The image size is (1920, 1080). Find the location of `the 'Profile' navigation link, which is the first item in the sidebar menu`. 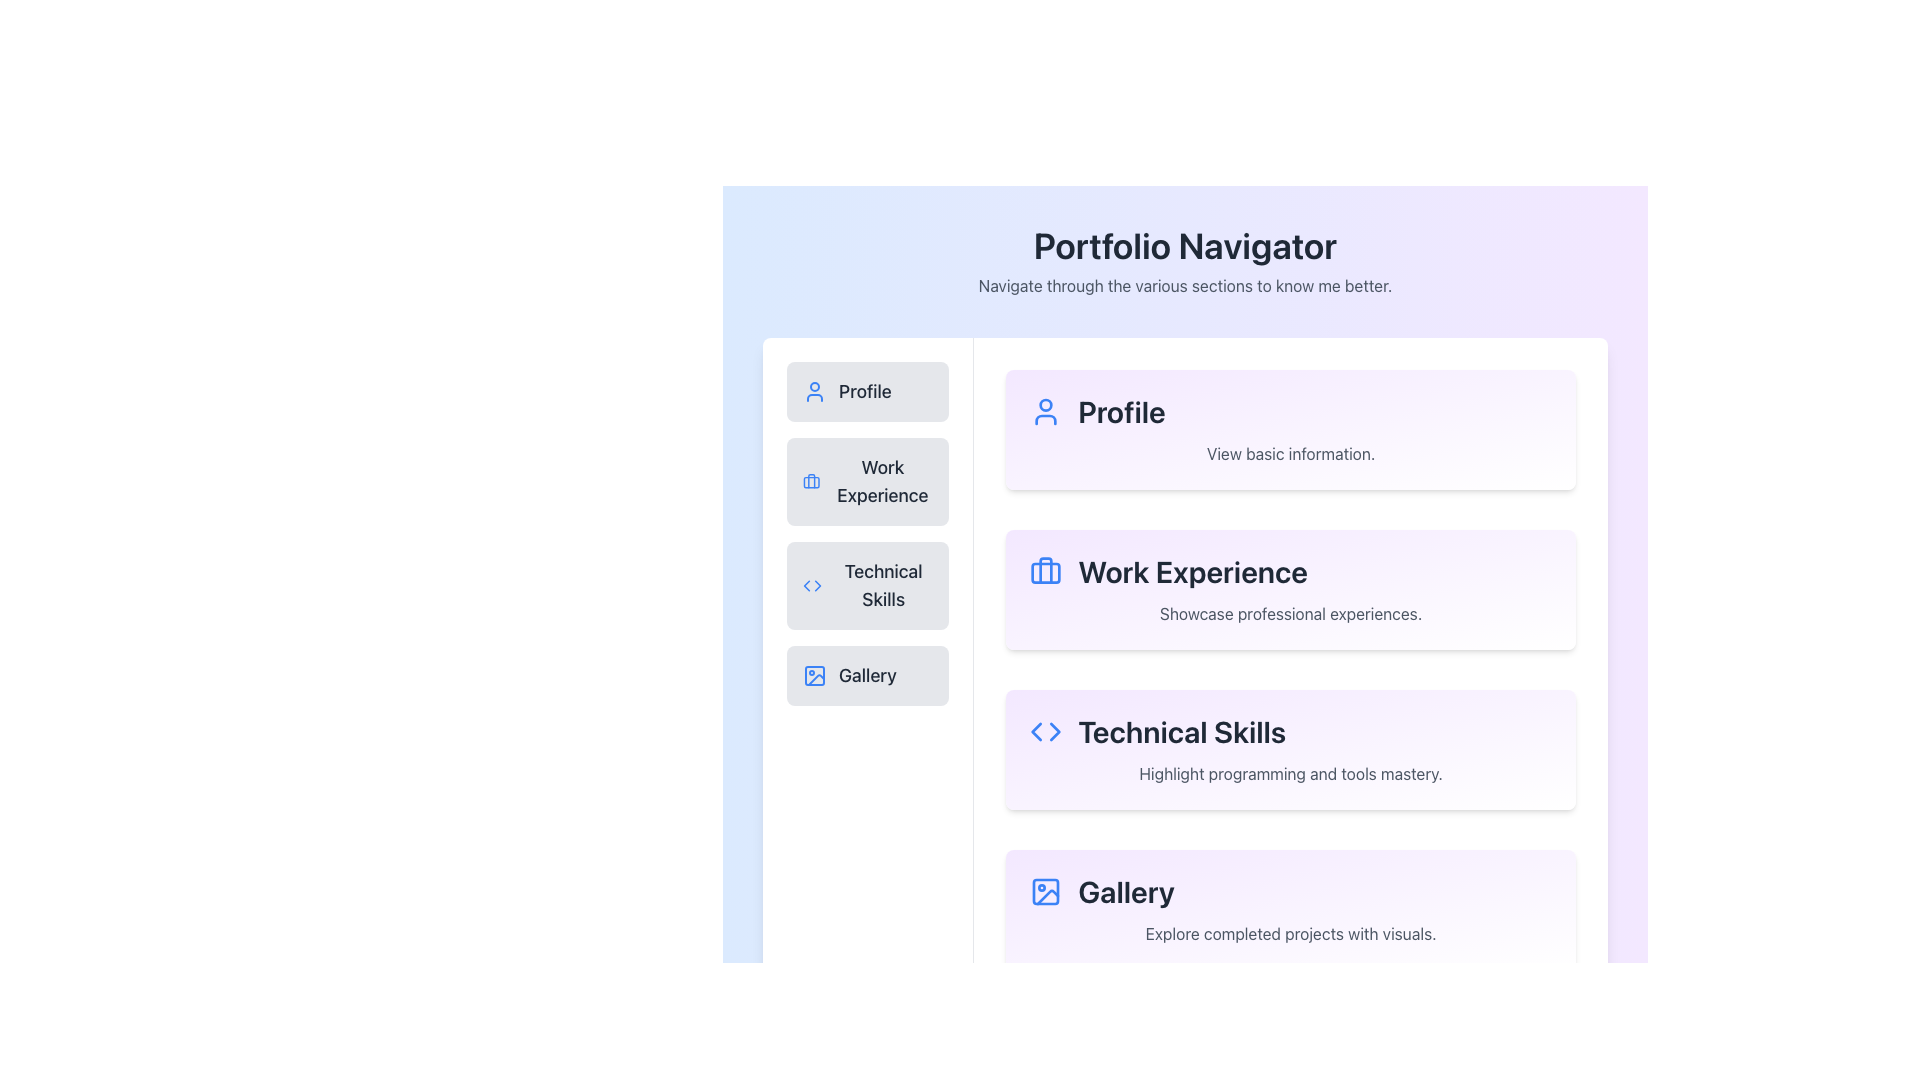

the 'Profile' navigation link, which is the first item in the sidebar menu is located at coordinates (868, 392).